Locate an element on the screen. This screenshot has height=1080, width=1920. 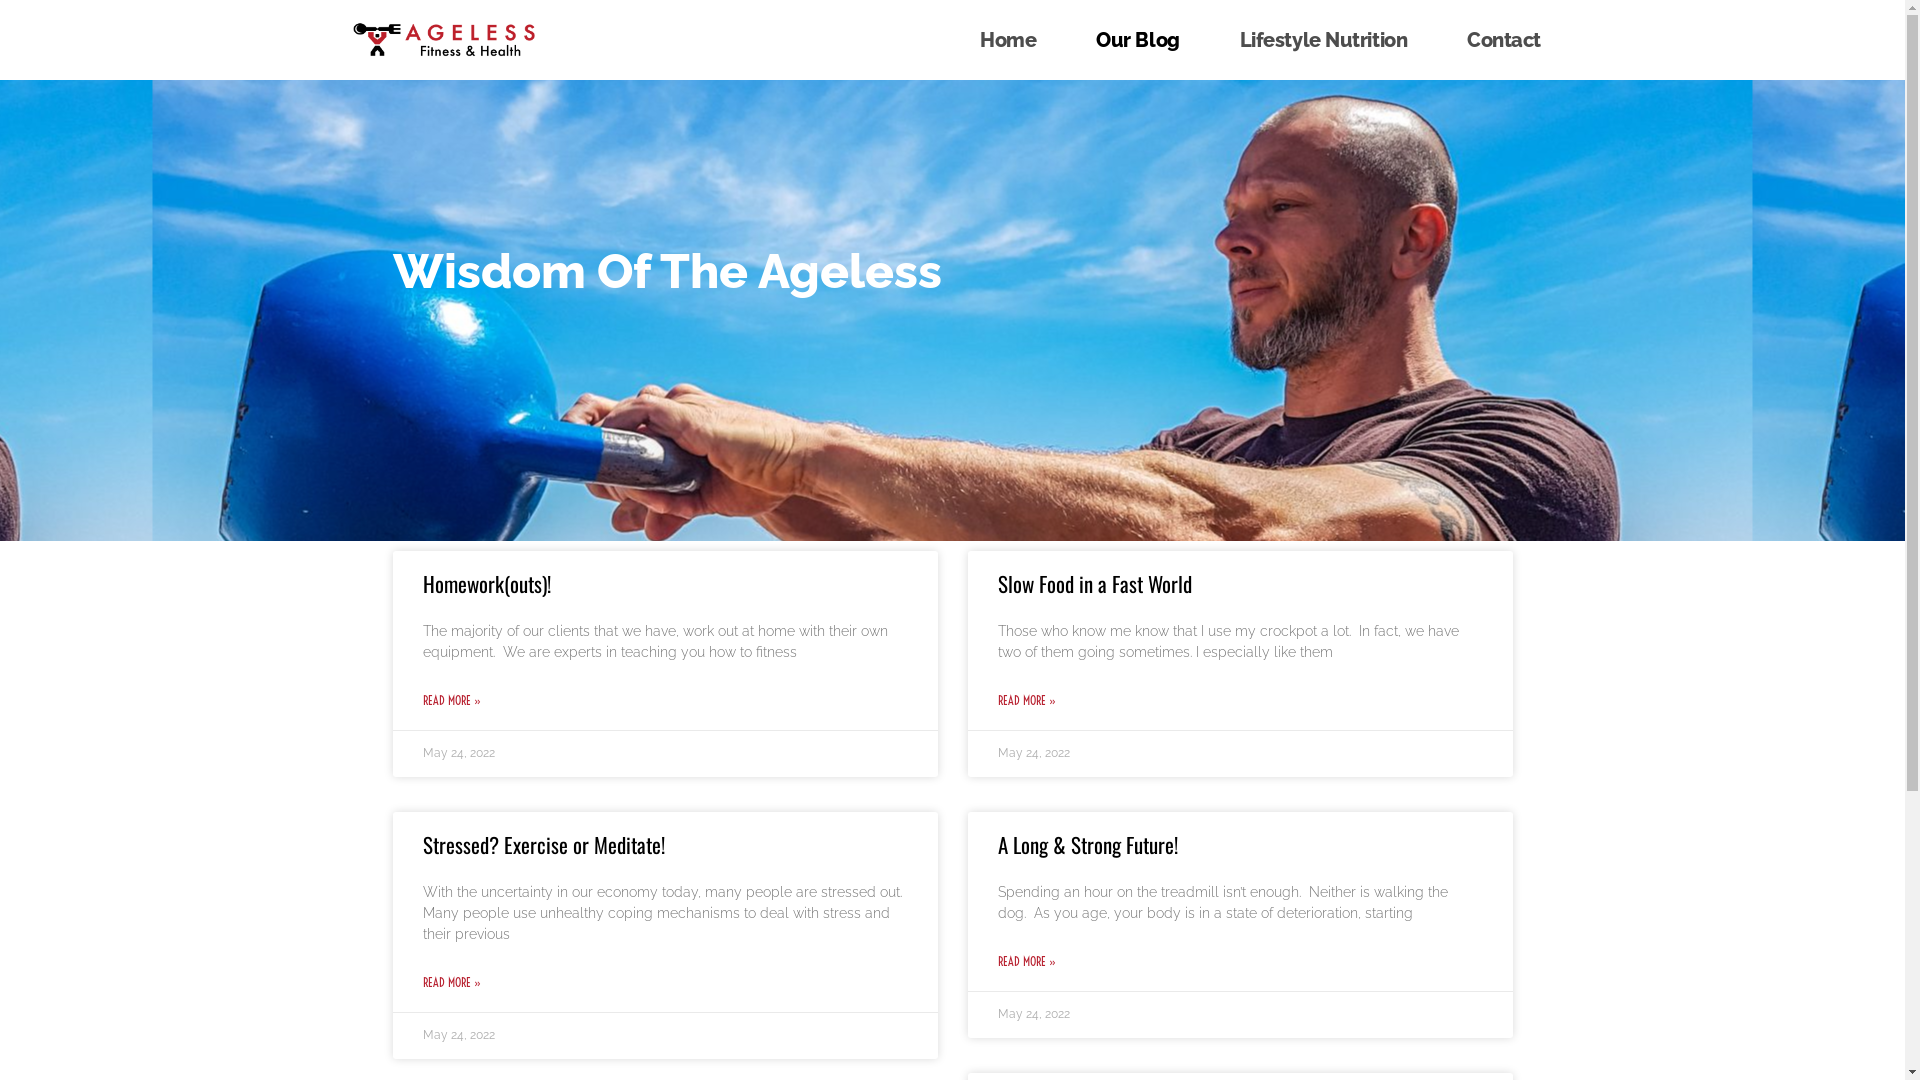
'Homework(outs)!' is located at coordinates (485, 583).